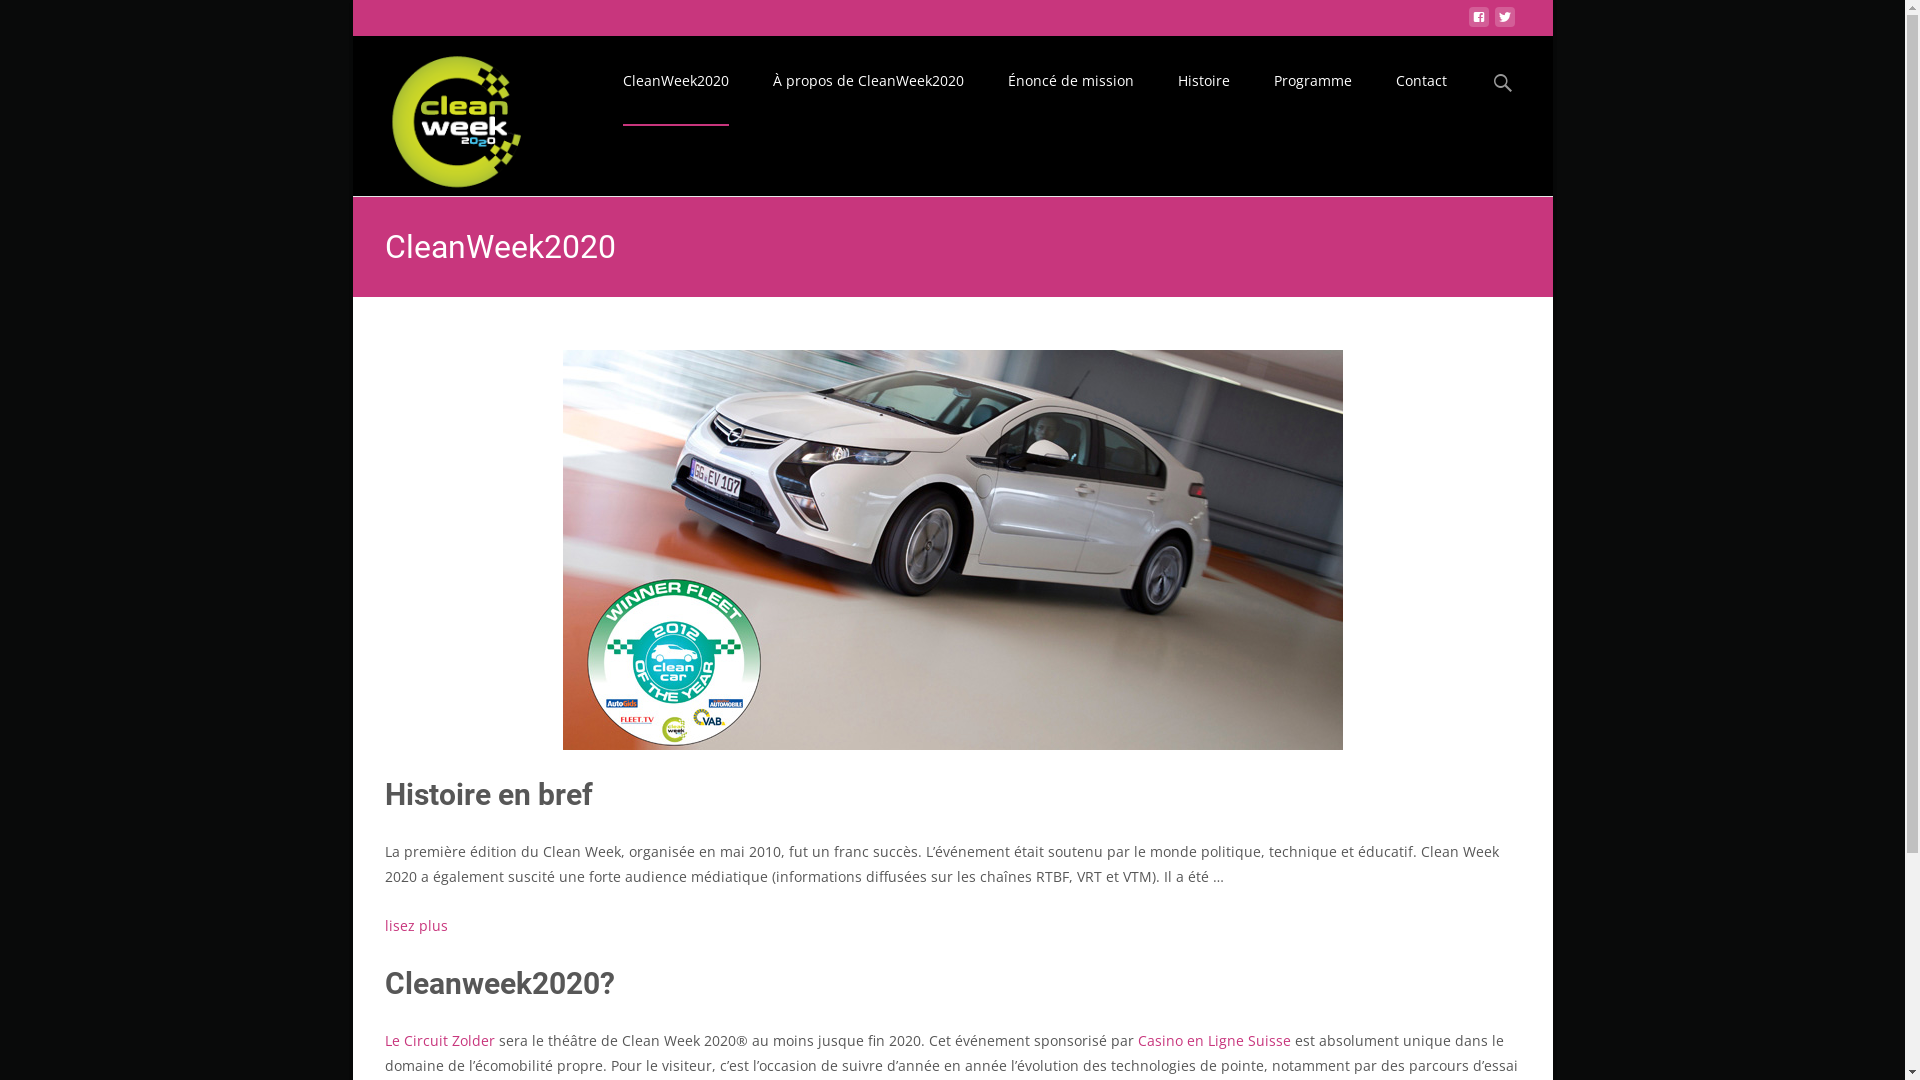 This screenshot has width=1920, height=1080. I want to click on 'Programme', so click(1272, 80).